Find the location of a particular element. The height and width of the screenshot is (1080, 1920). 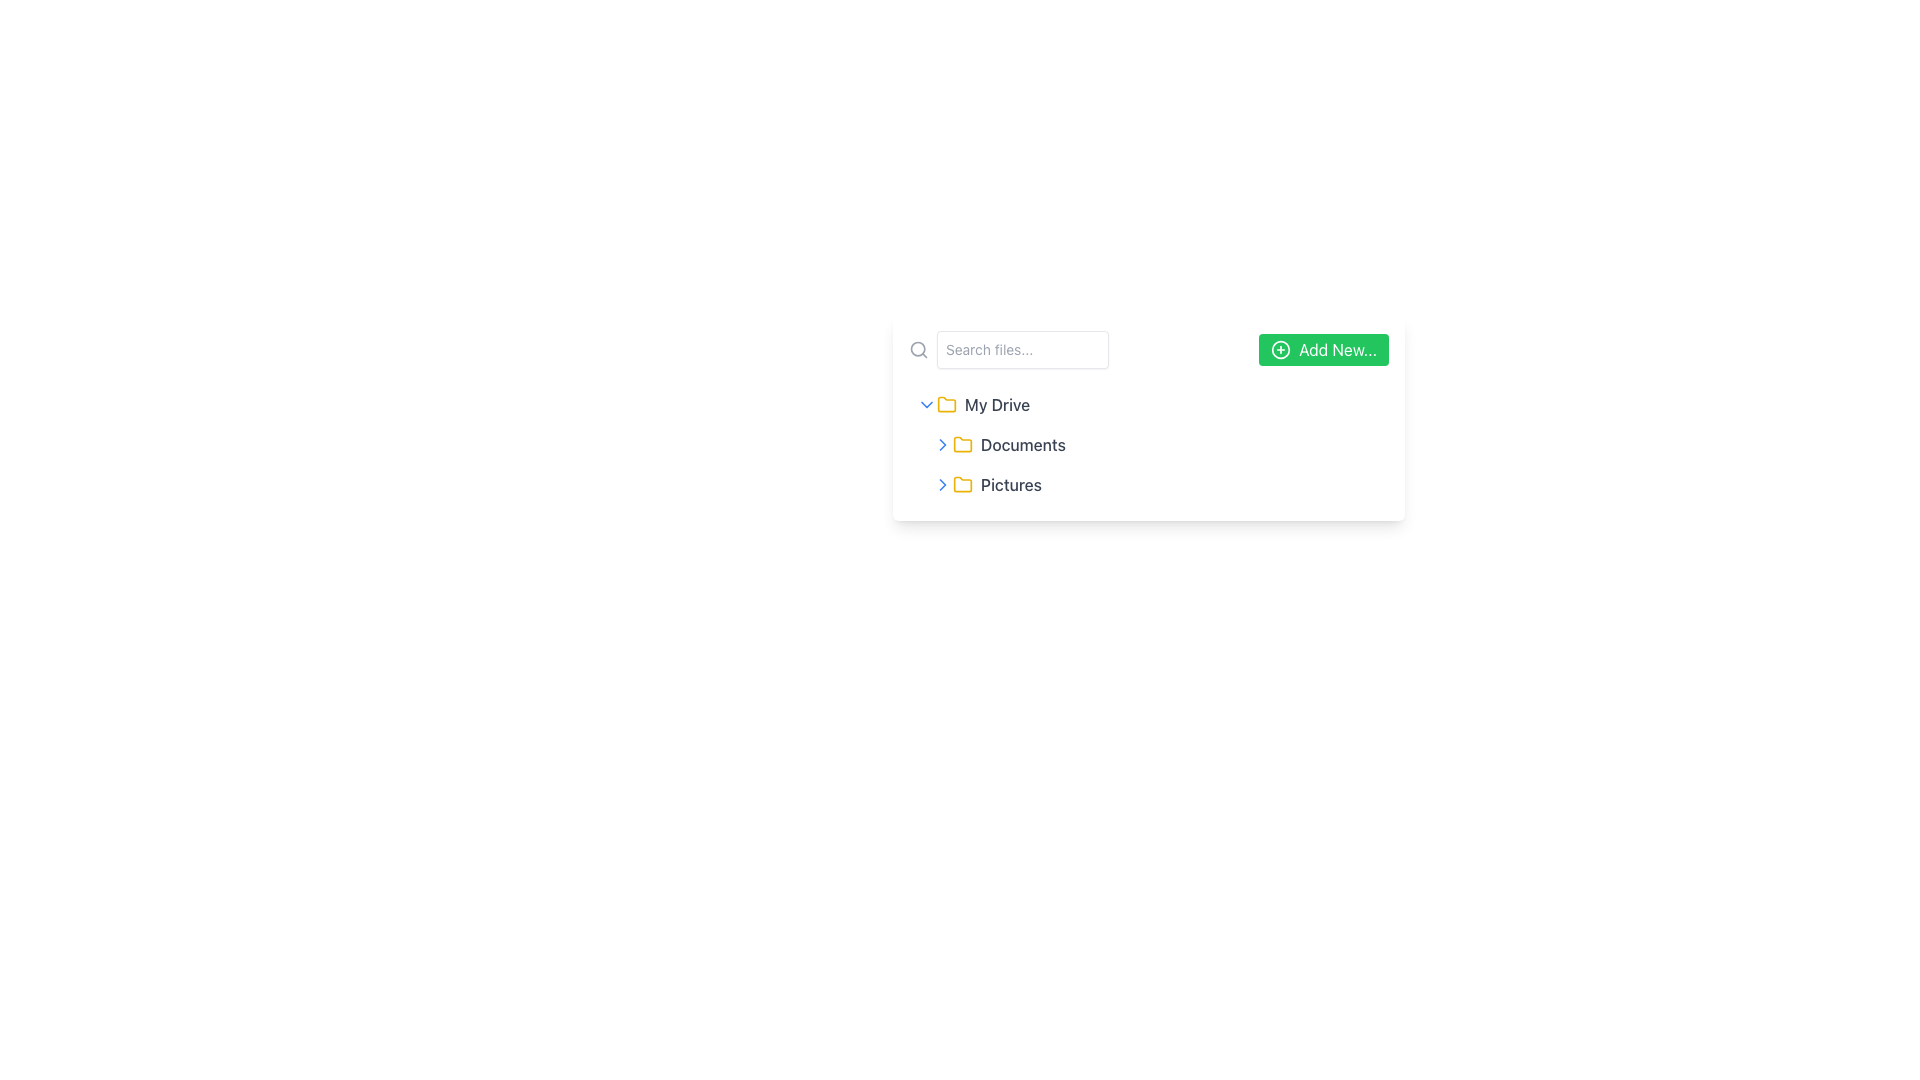

the text label displaying 'Pictures' in a medium-sized gray font, which is aligned with folder names in the list is located at coordinates (1011, 485).